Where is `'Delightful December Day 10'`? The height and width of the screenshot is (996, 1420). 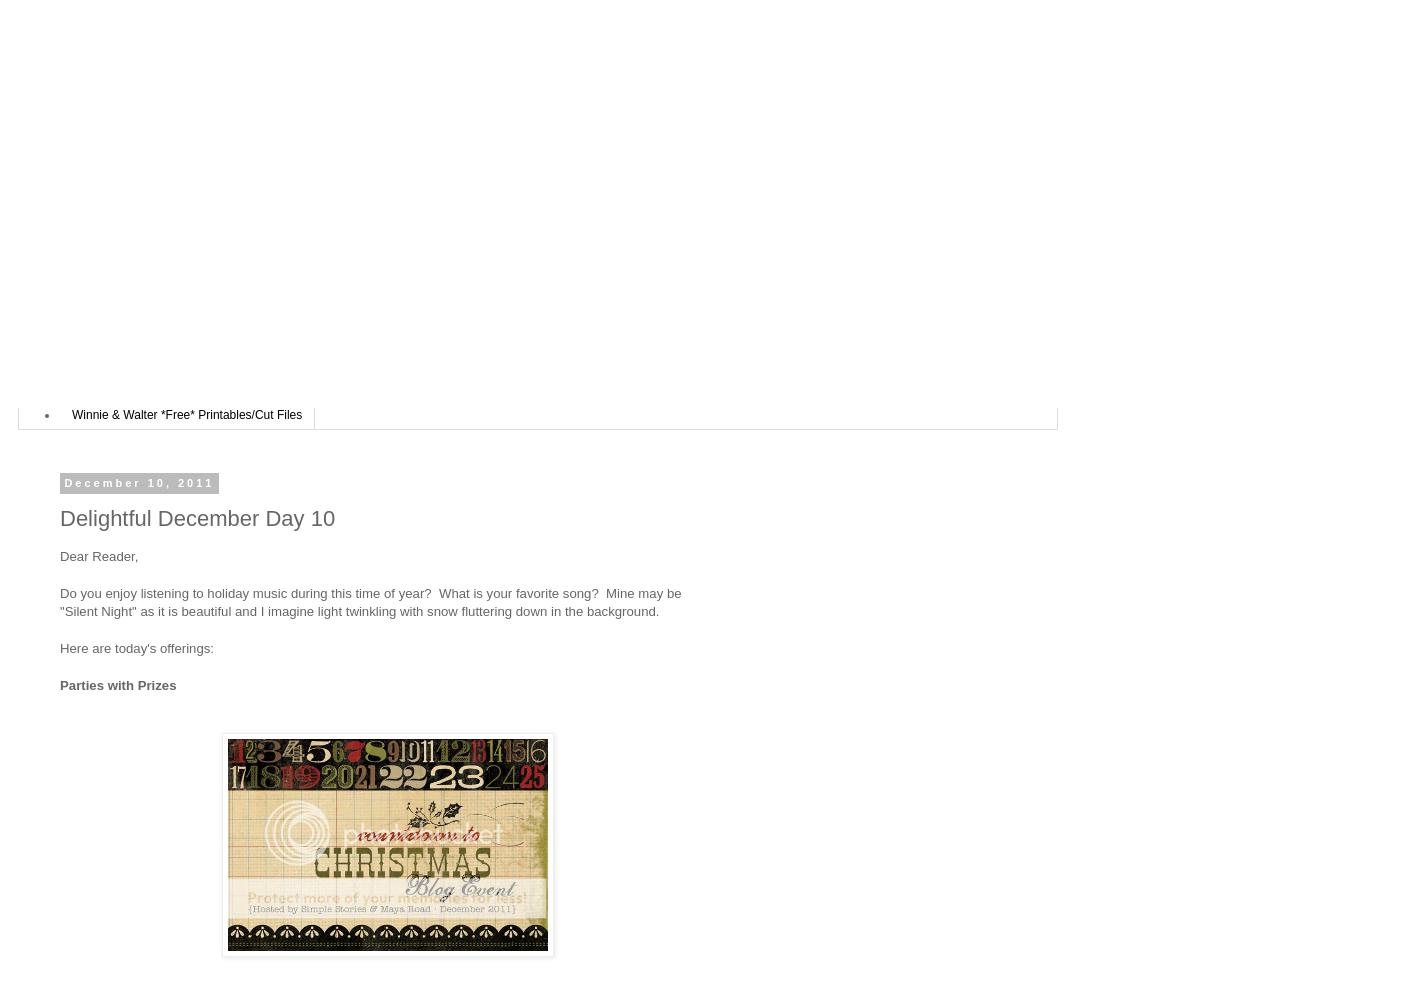 'Delightful December Day 10' is located at coordinates (60, 517).